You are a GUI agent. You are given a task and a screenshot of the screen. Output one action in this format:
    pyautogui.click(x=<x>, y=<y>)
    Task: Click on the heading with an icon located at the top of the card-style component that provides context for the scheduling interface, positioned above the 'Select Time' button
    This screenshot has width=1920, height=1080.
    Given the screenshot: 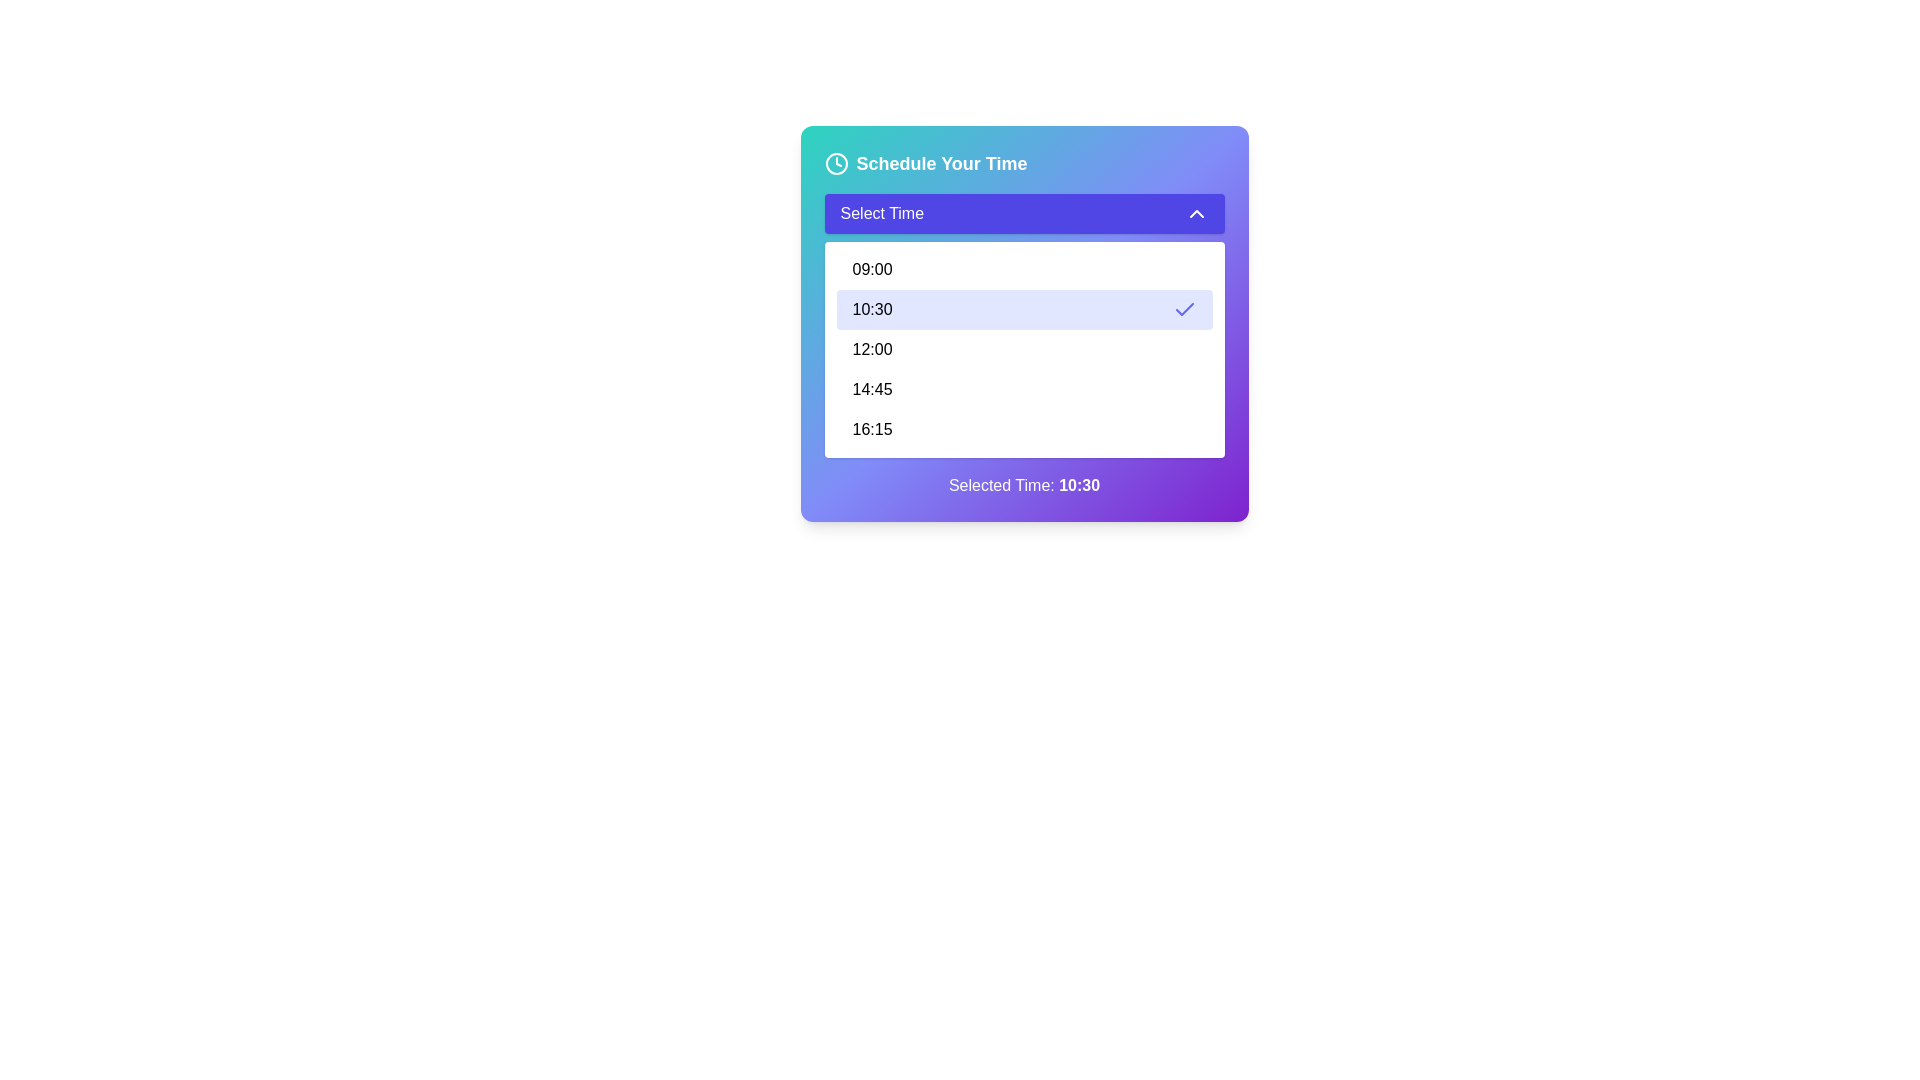 What is the action you would take?
    pyautogui.click(x=1024, y=163)
    